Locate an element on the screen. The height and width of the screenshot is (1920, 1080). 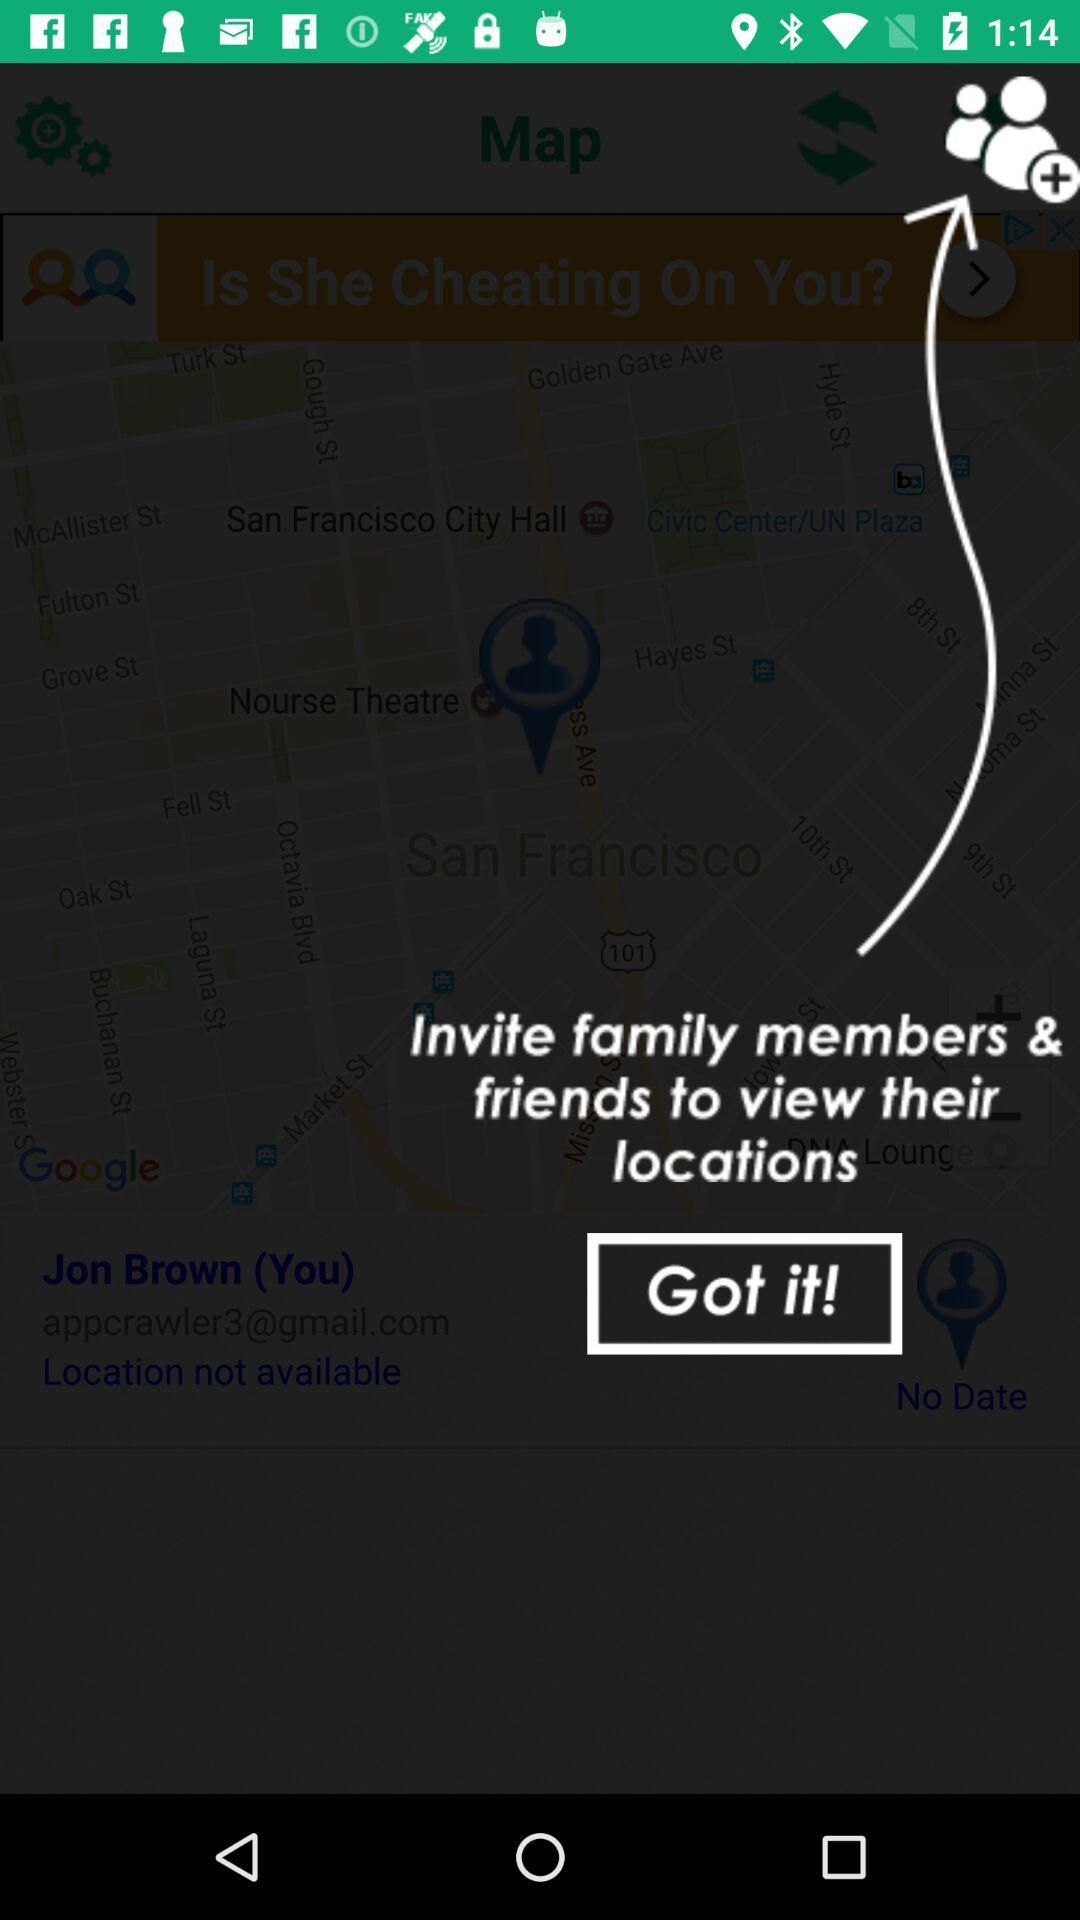
invite others is located at coordinates (990, 135).